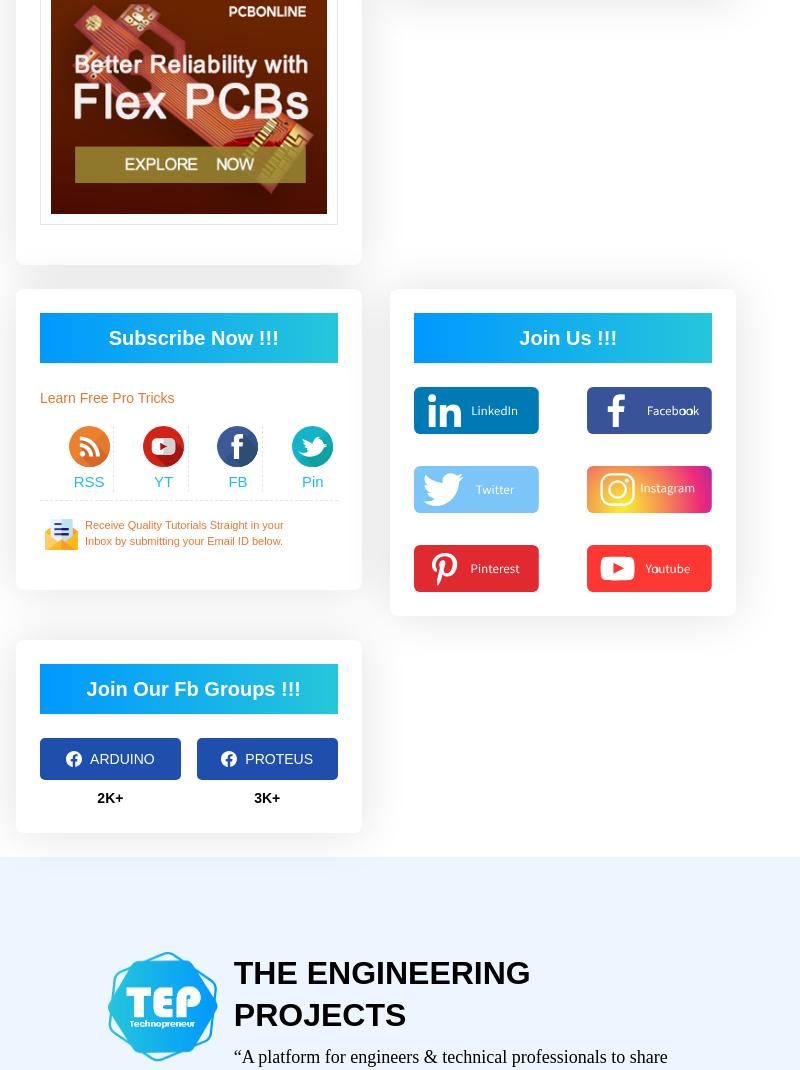  I want to click on 'Pin', so click(311, 480).